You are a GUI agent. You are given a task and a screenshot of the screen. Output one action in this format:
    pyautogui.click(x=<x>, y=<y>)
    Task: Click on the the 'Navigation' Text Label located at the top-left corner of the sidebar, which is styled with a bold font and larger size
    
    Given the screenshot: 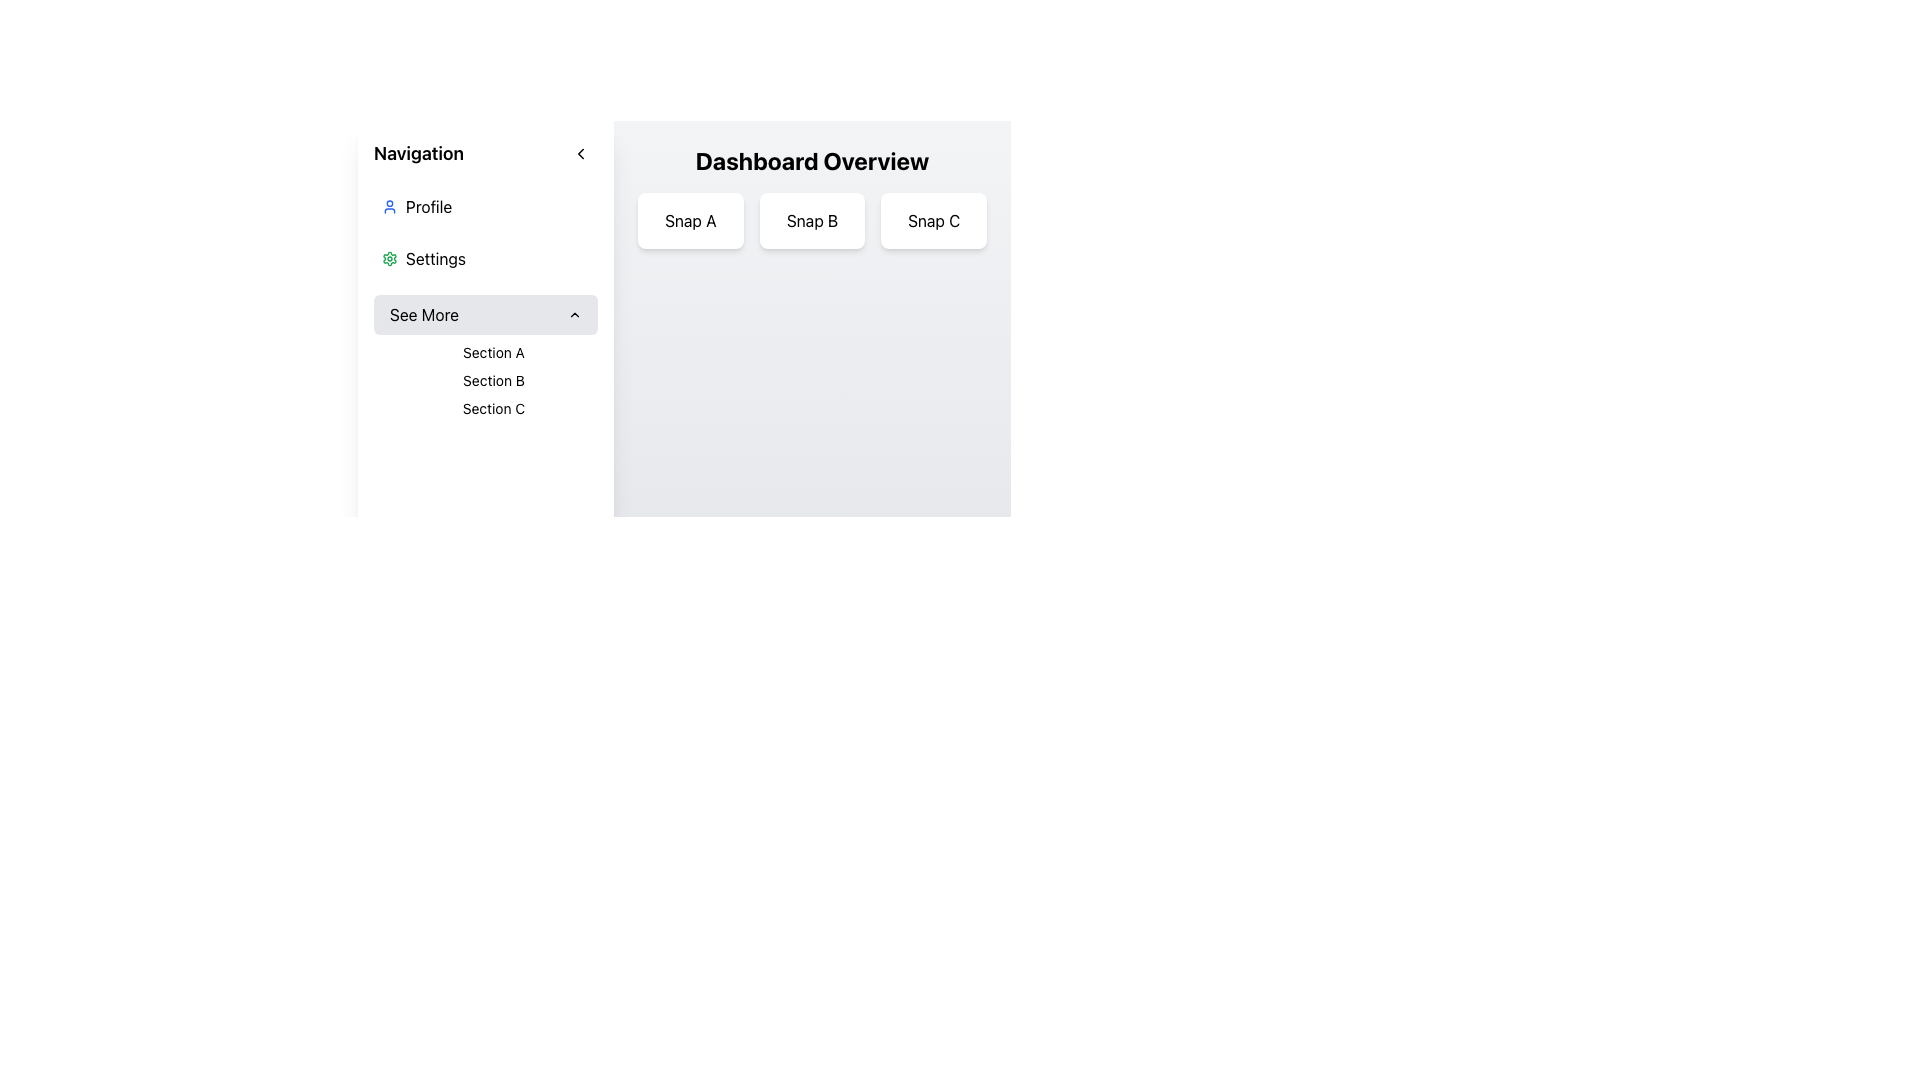 What is the action you would take?
    pyautogui.click(x=417, y=153)
    